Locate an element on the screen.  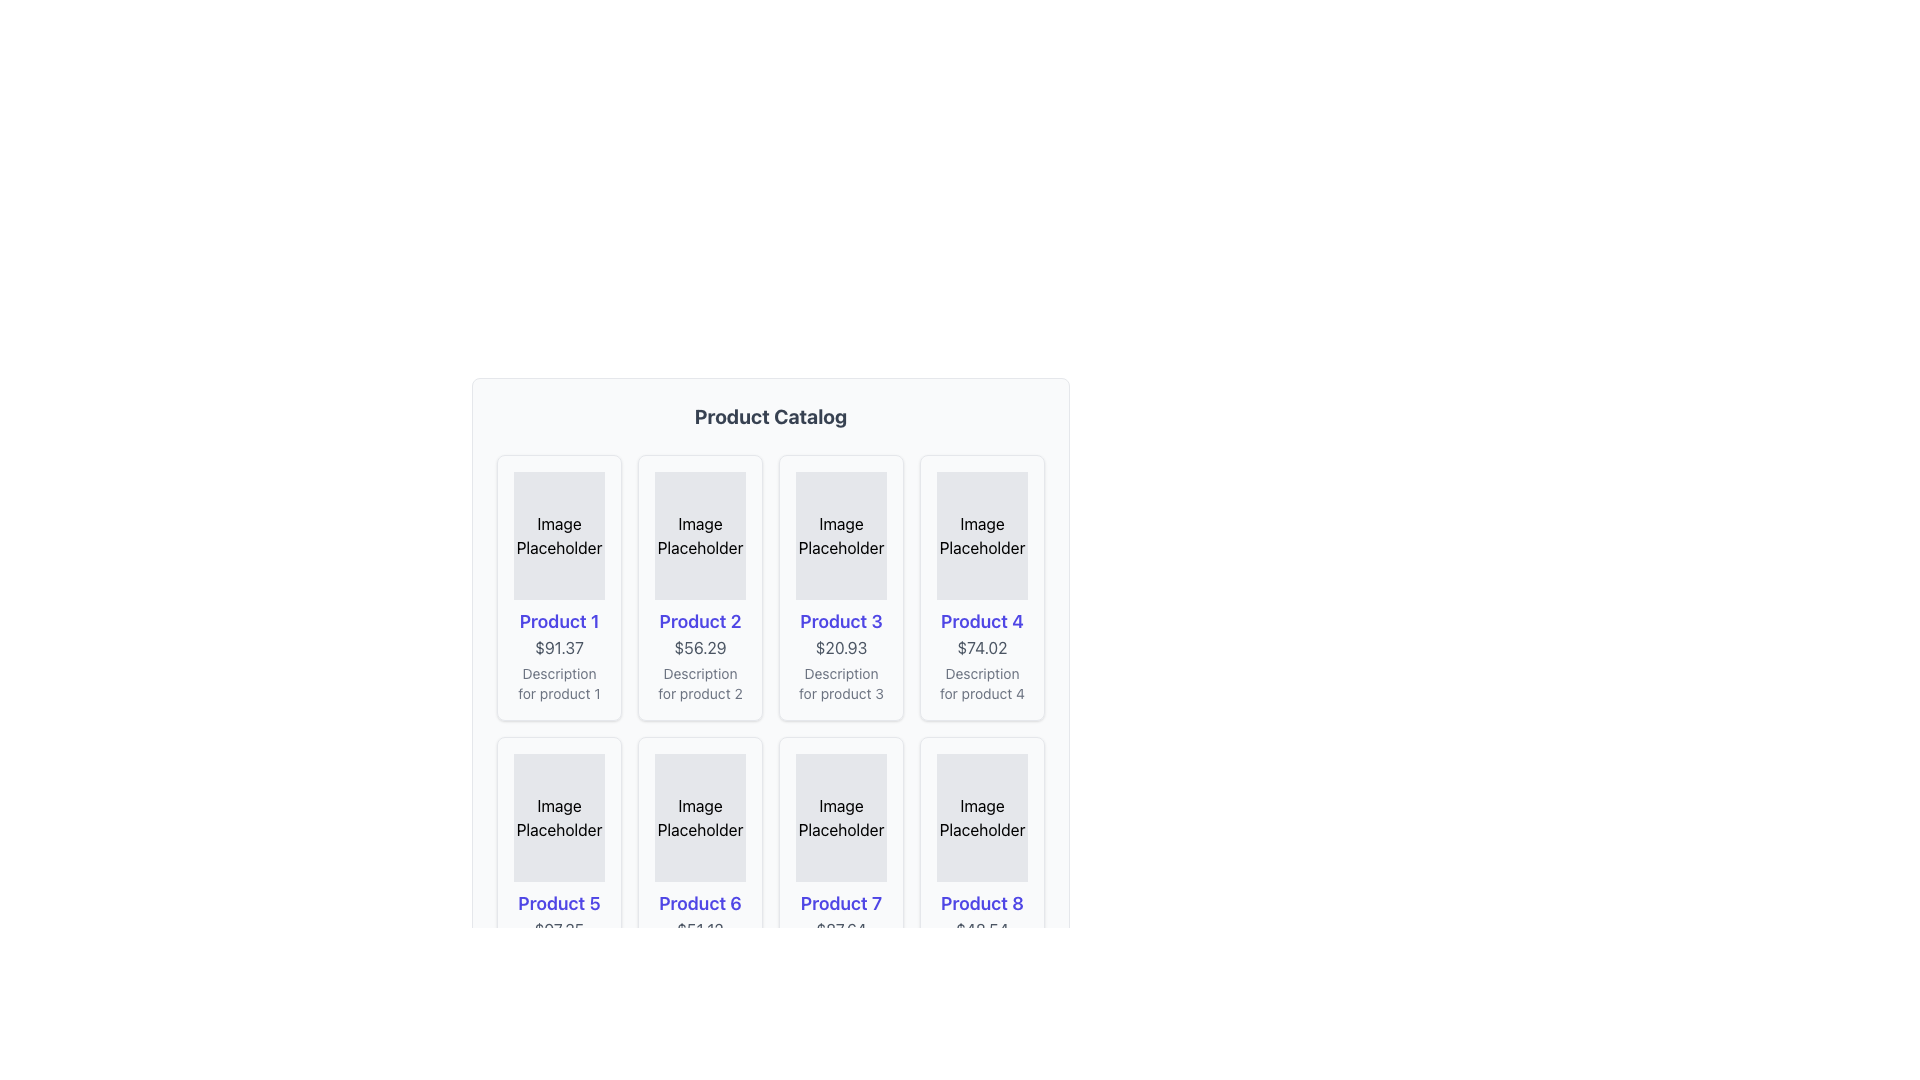
the static text element displaying 'Image Placeholder' in the second row of the grid layout corresponding to 'Product 6' is located at coordinates (700, 817).